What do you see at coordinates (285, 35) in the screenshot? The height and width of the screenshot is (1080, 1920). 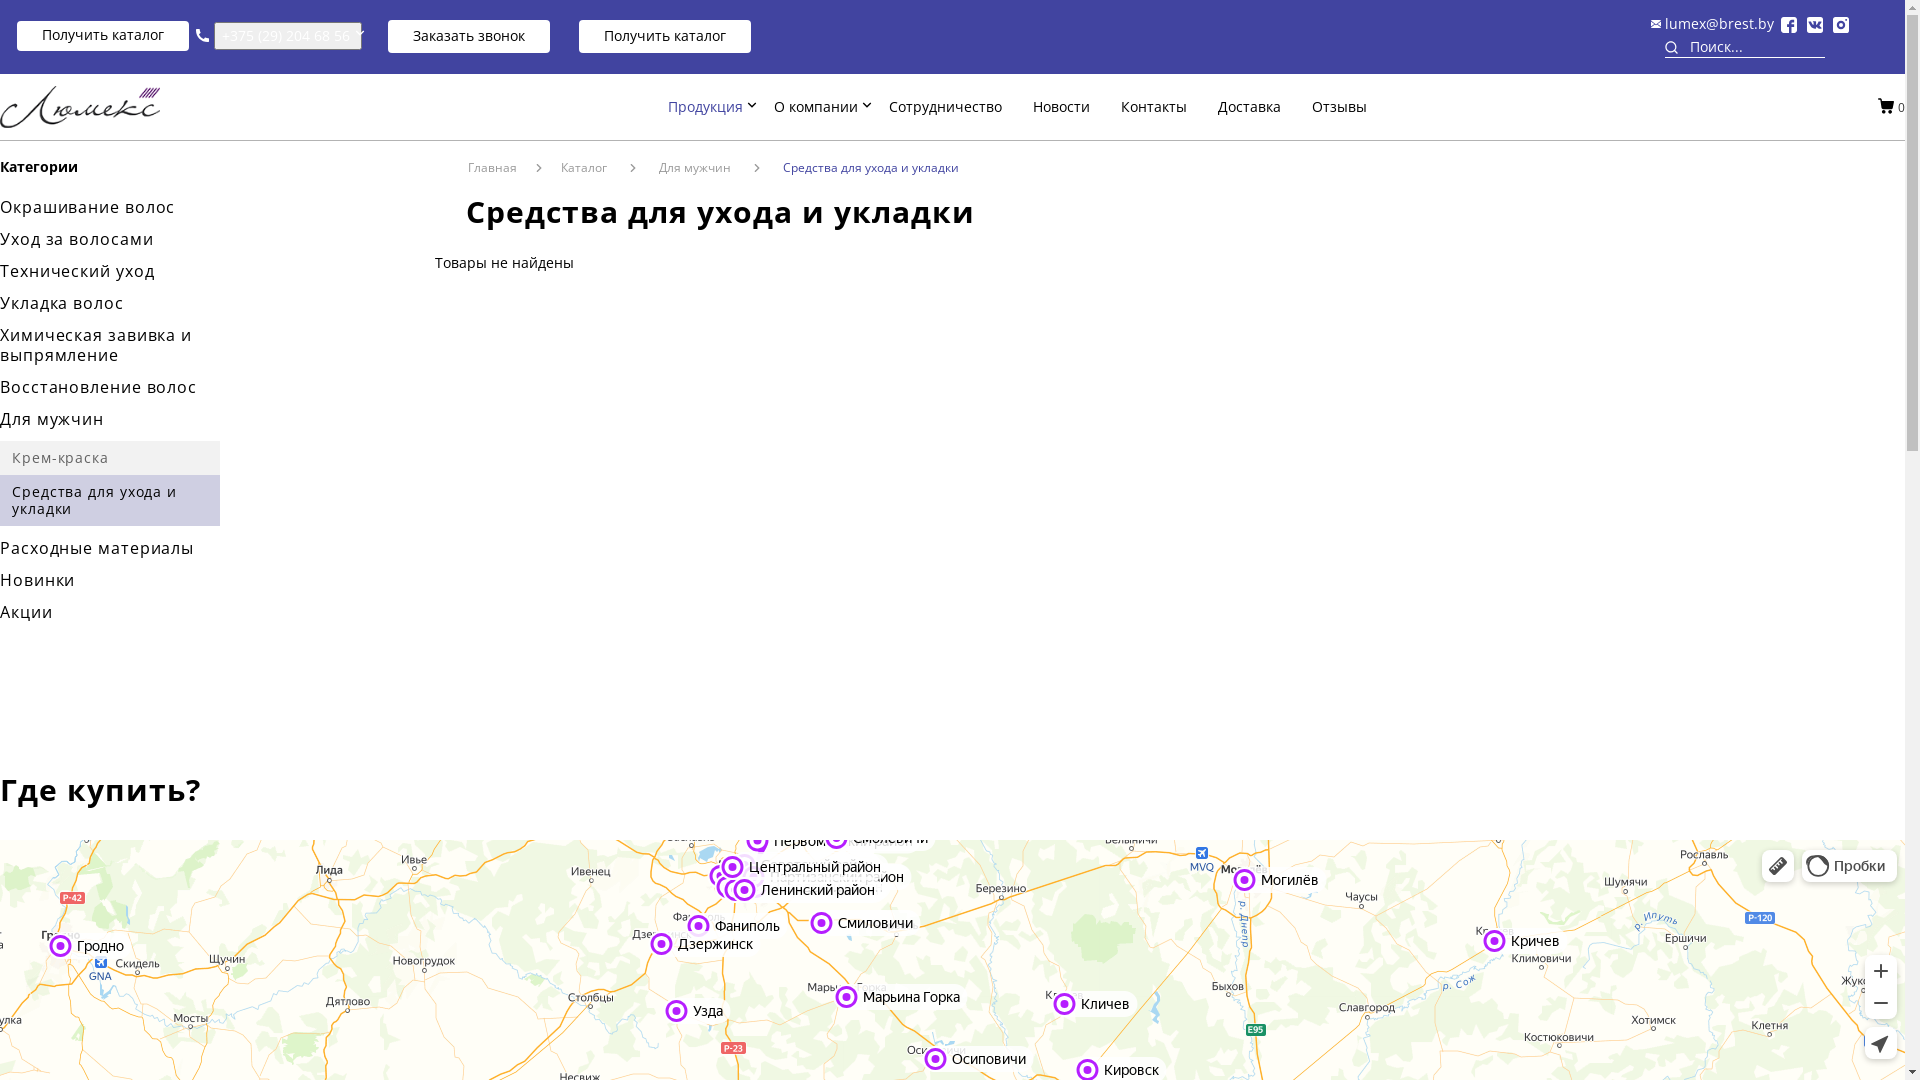 I see `'+375 (29) 204 68 56'` at bounding box center [285, 35].